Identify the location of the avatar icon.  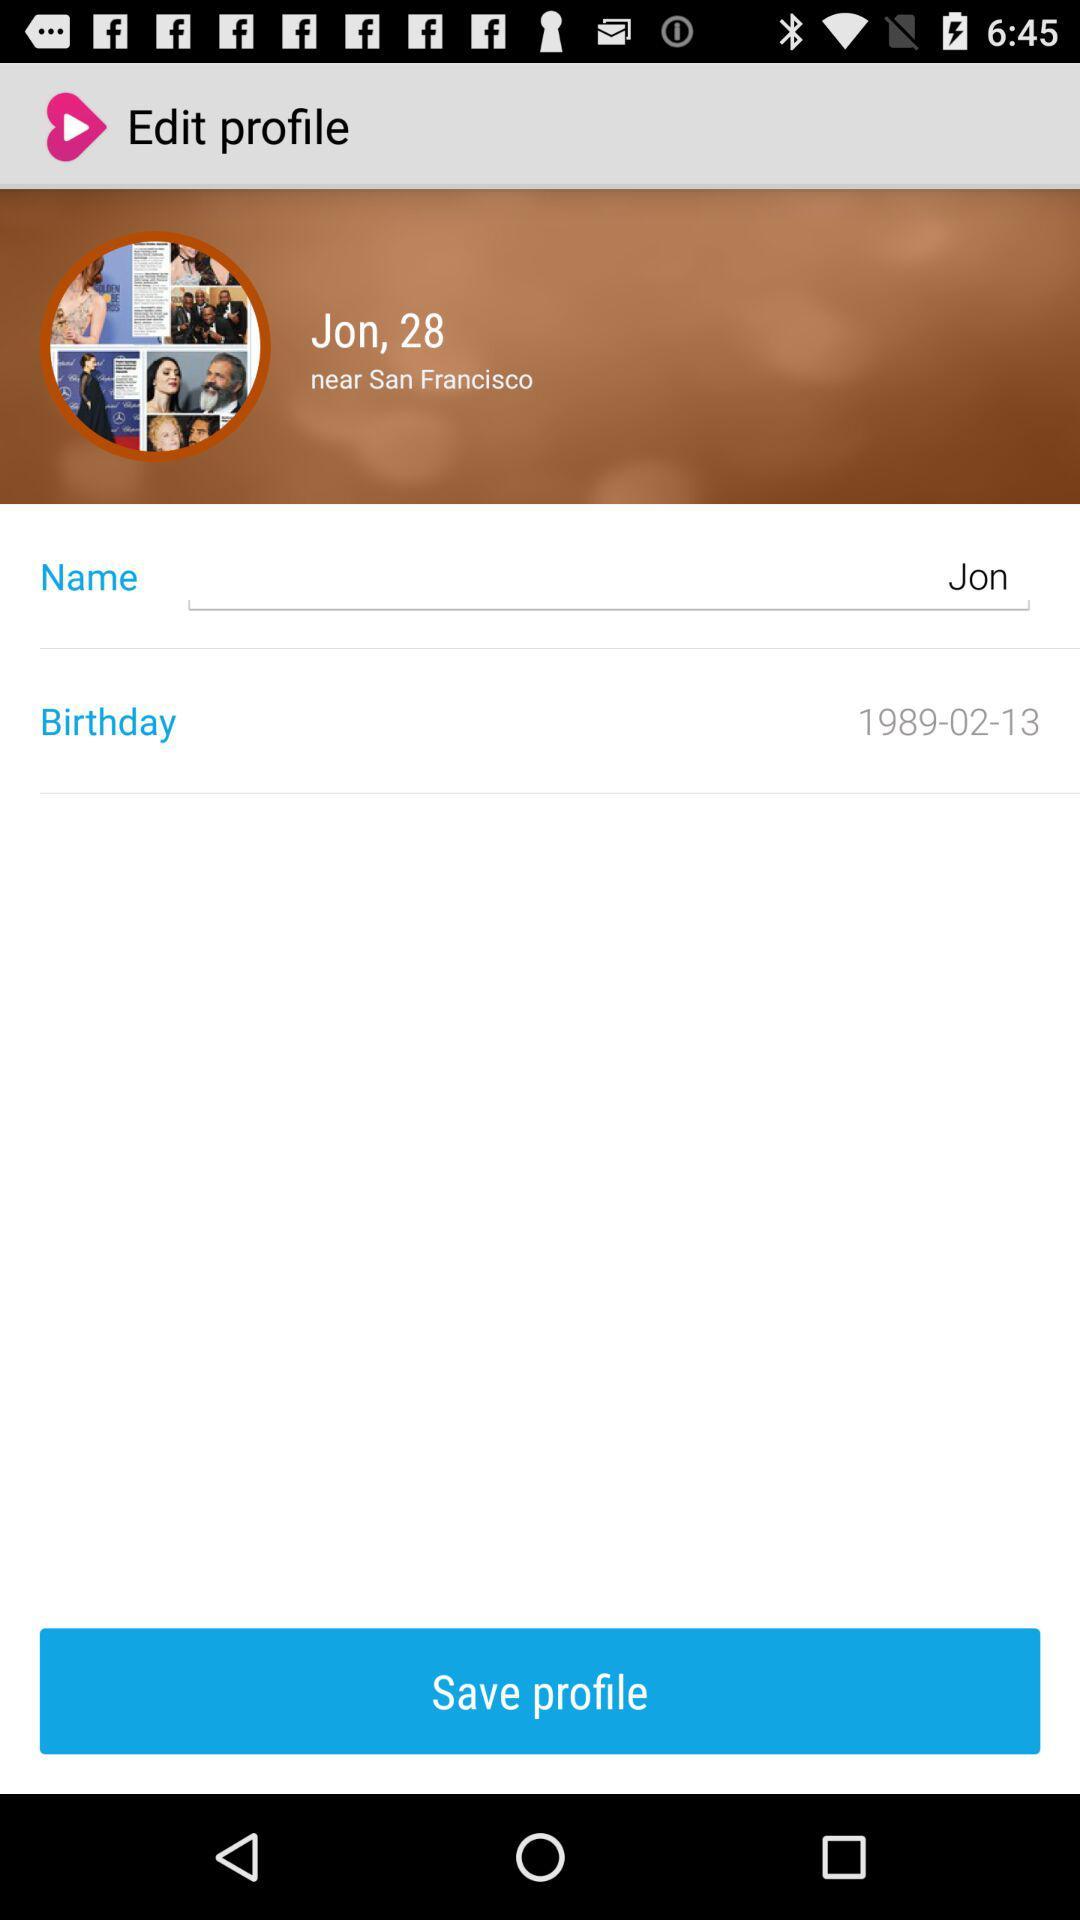
(154, 370).